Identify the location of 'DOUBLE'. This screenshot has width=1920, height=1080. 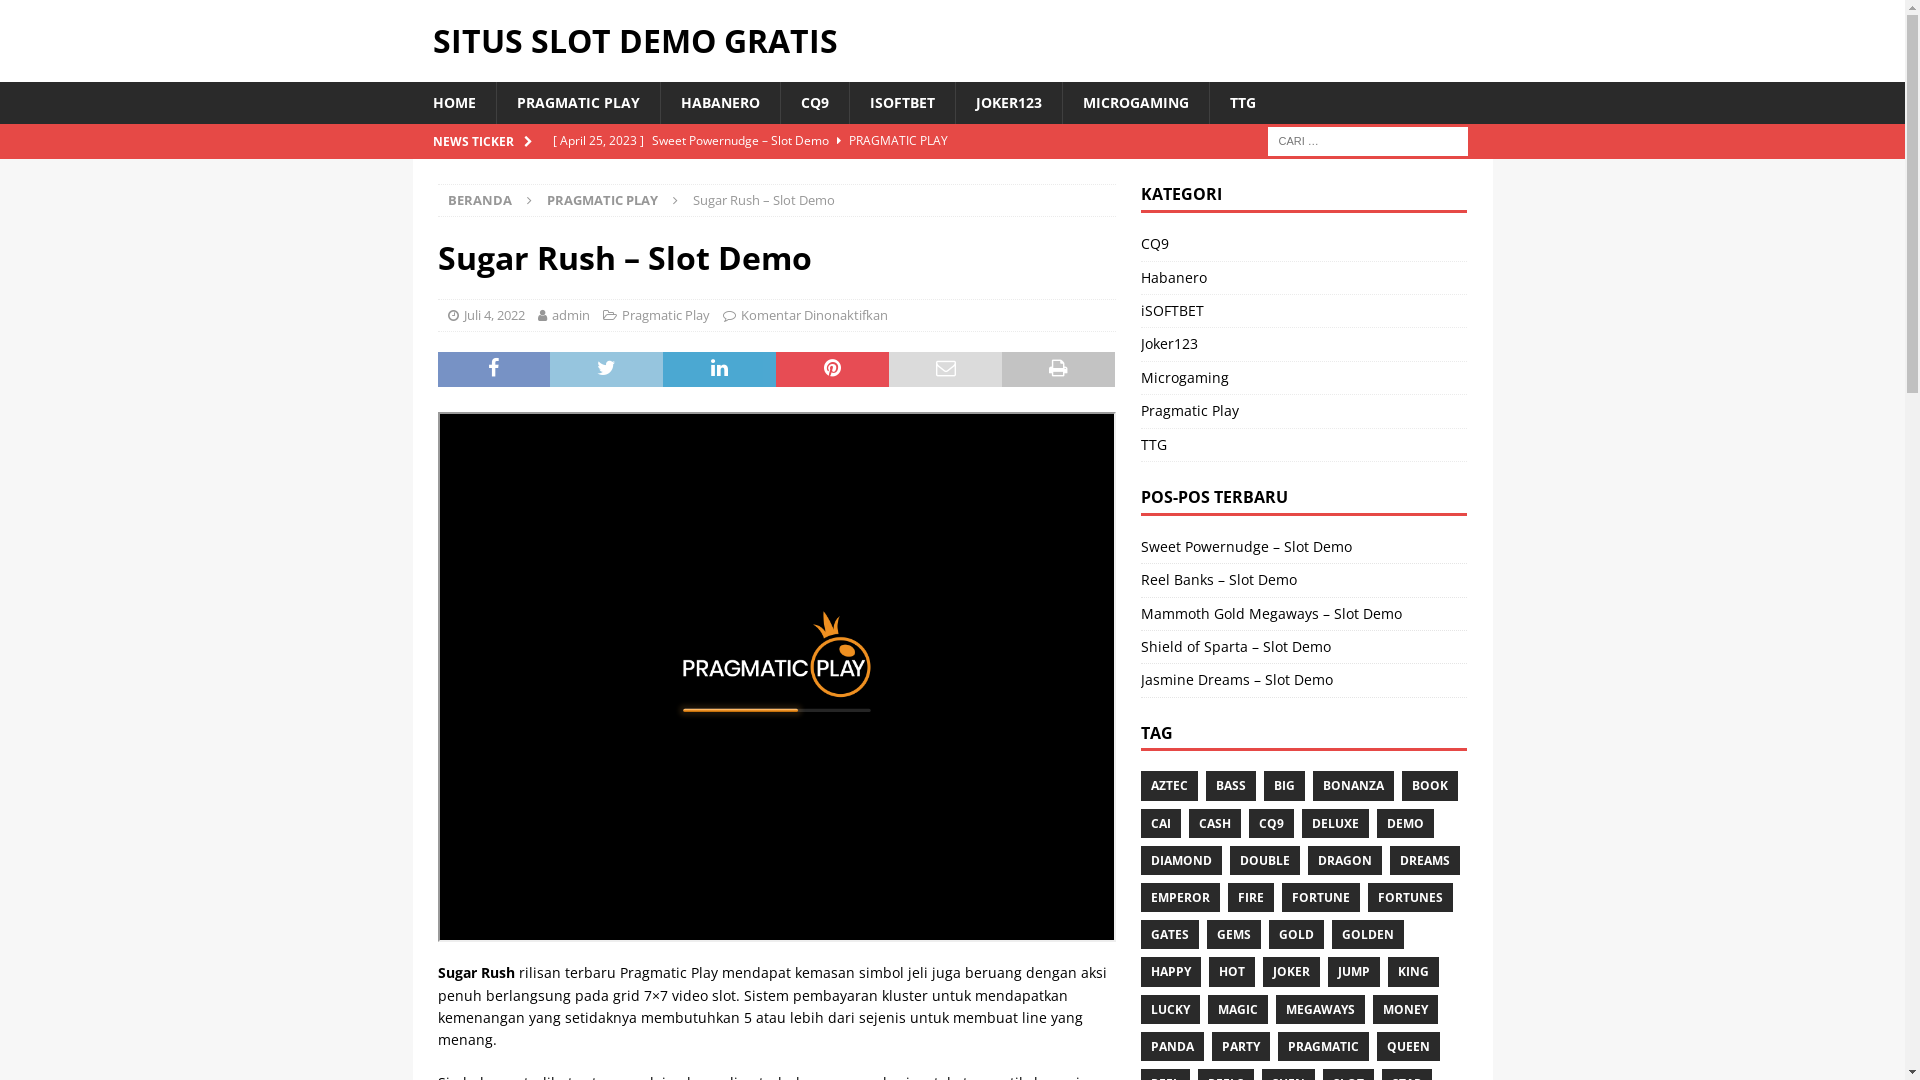
(1264, 859).